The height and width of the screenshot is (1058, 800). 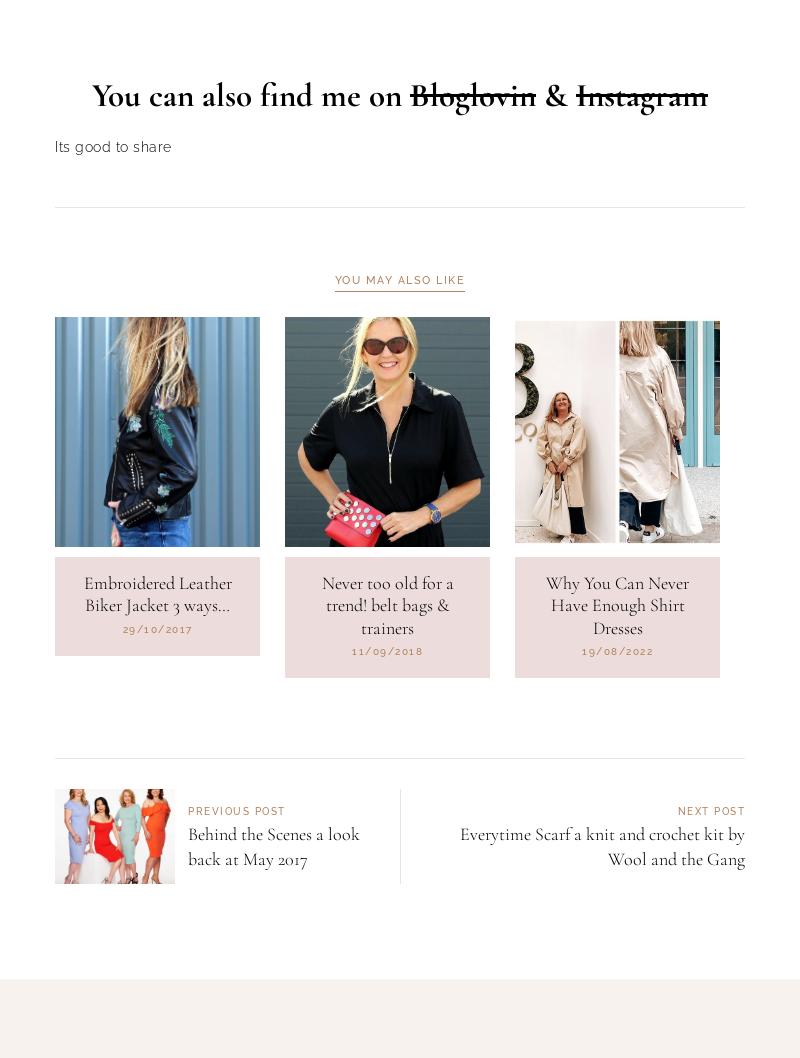 What do you see at coordinates (556, 197) in the screenshot?
I see `'&'` at bounding box center [556, 197].